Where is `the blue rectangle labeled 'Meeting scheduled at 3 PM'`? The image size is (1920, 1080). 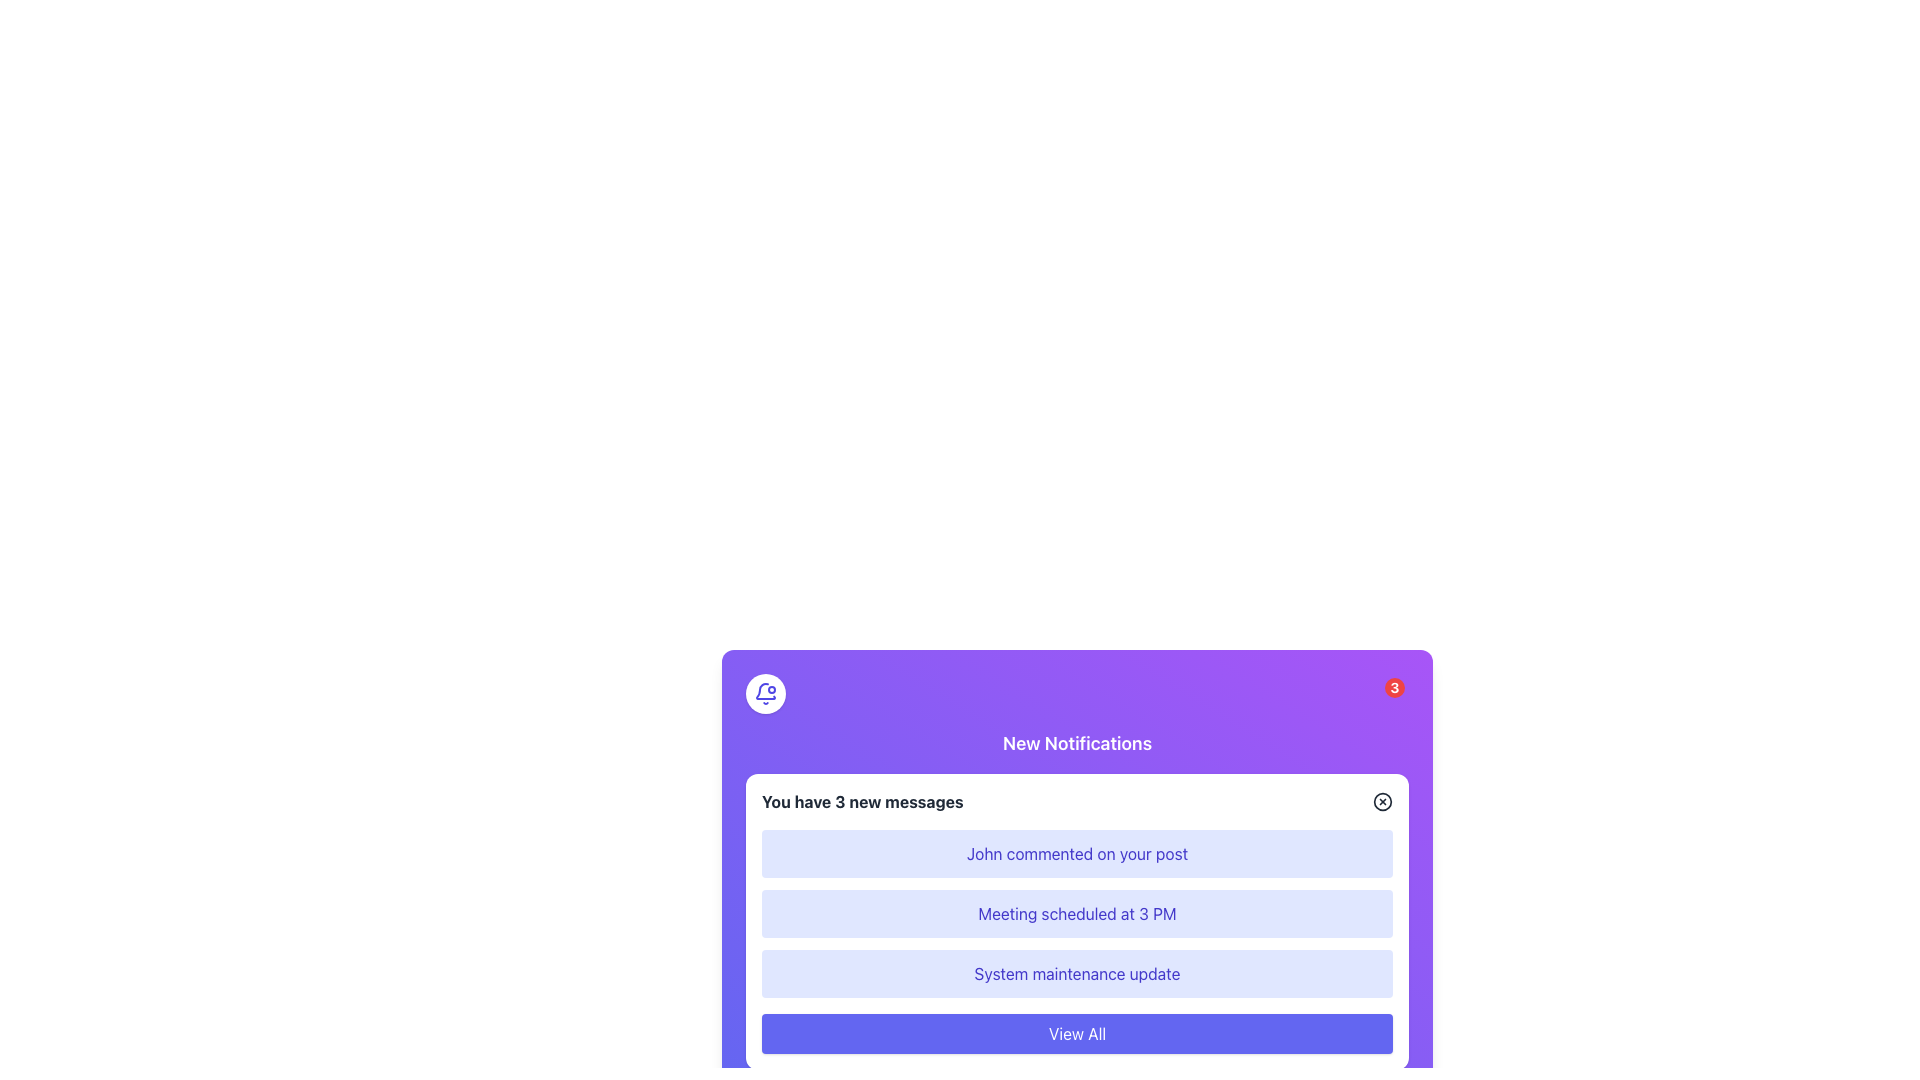
the blue rectangle labeled 'Meeting scheduled at 3 PM' is located at coordinates (1076, 921).